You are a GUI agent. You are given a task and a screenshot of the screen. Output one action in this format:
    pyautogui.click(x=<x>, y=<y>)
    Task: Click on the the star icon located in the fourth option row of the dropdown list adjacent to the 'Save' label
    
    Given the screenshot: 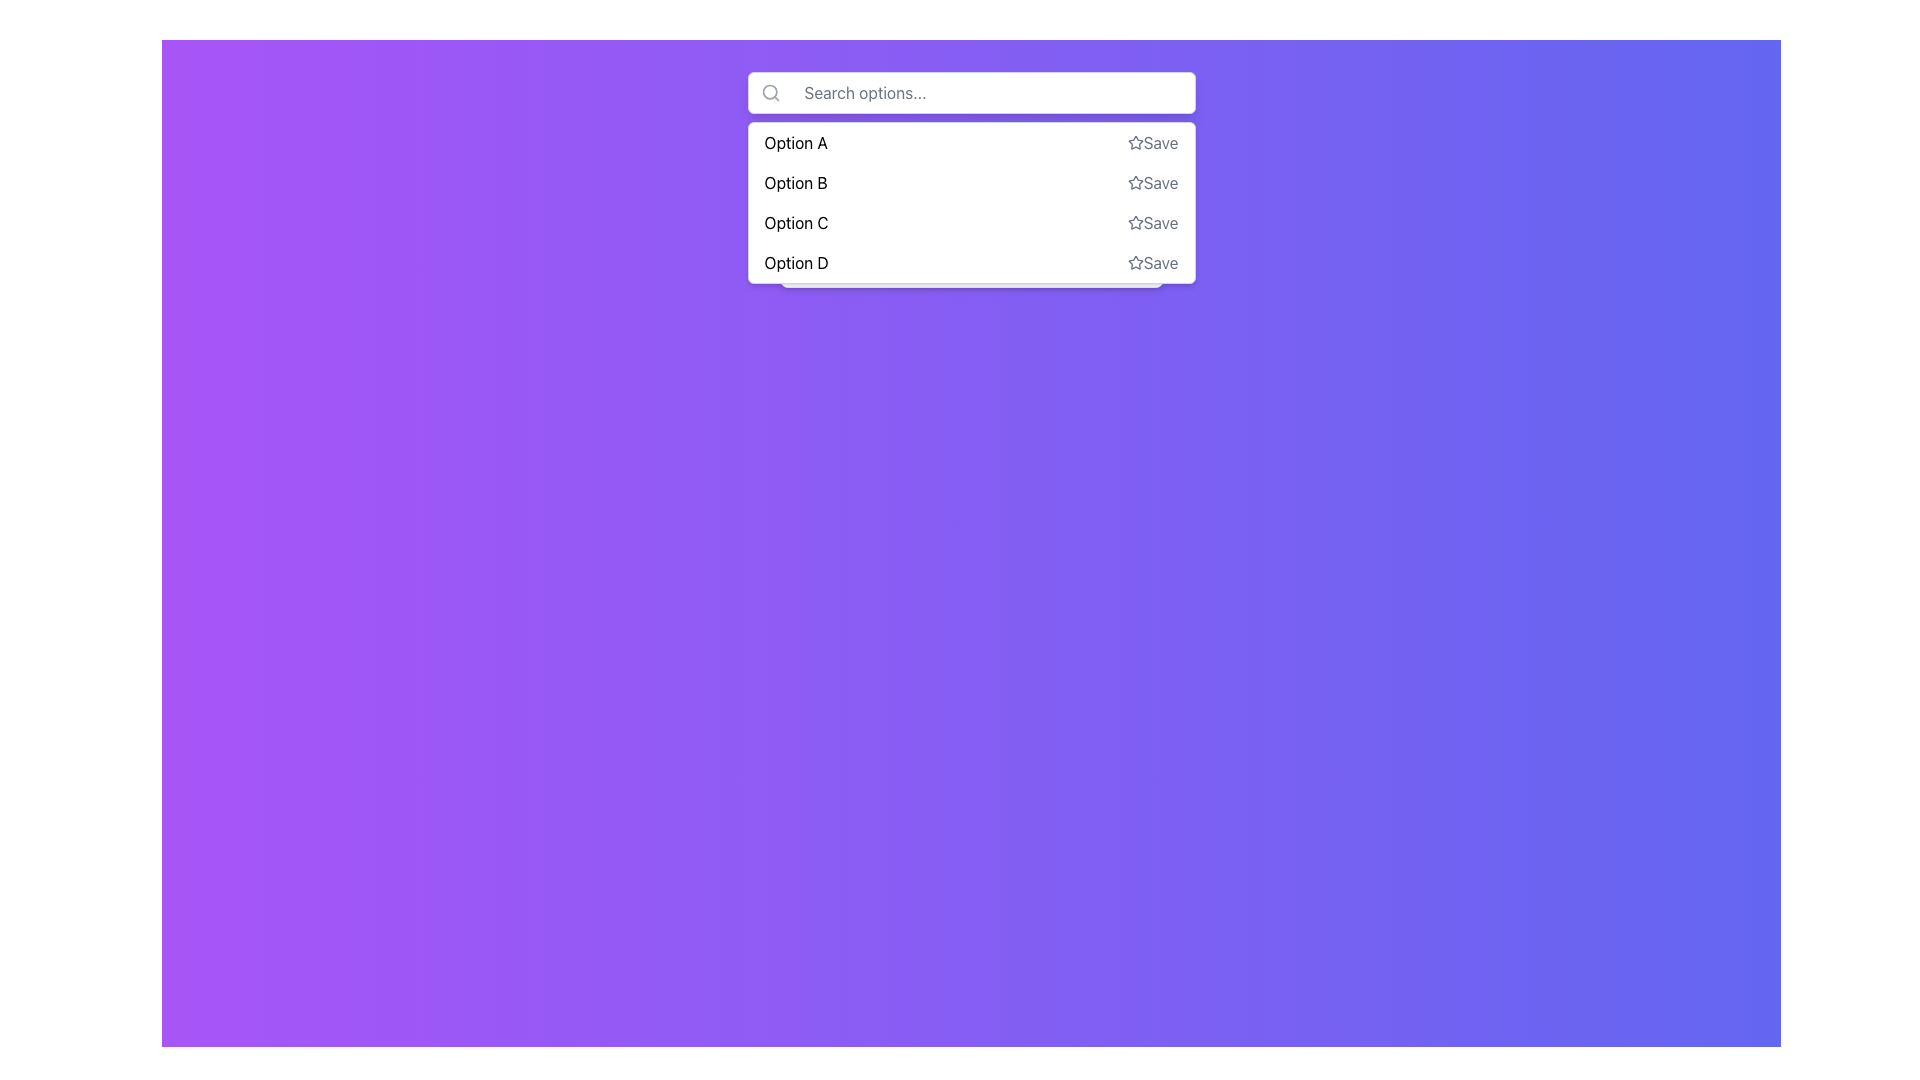 What is the action you would take?
    pyautogui.click(x=1135, y=261)
    